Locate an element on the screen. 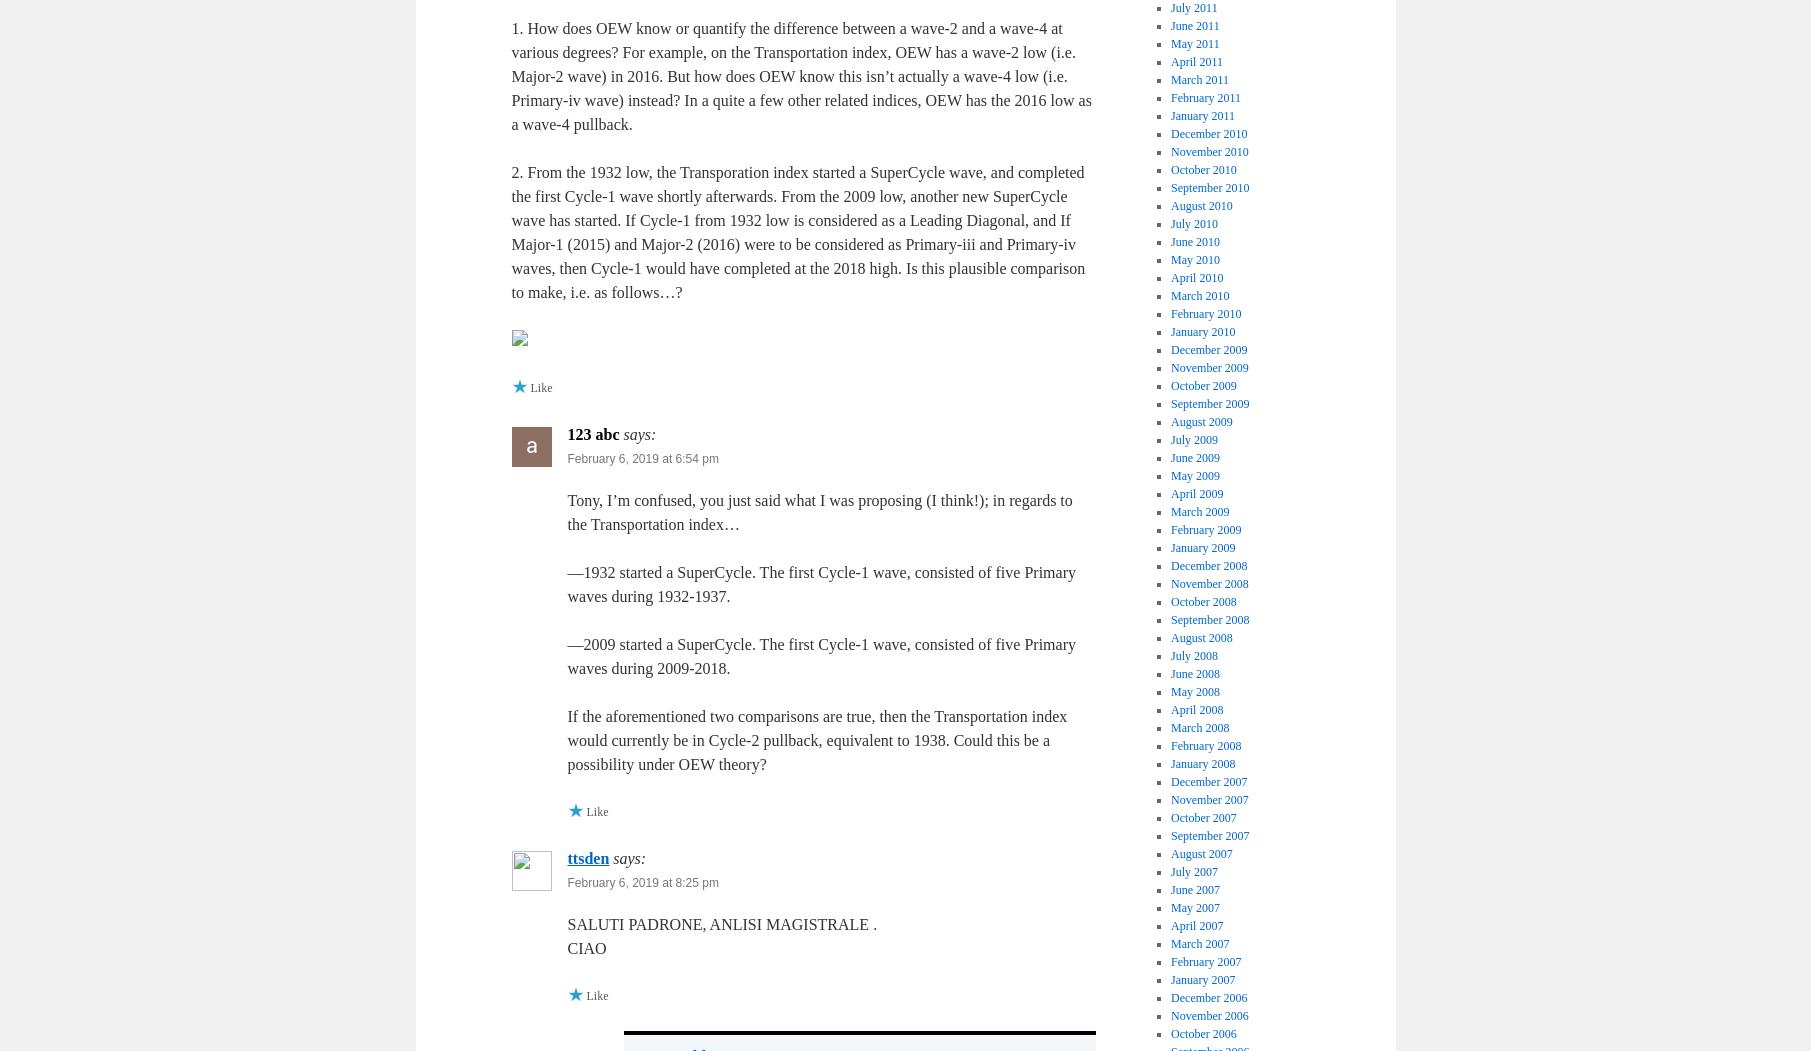  'October 2007' is located at coordinates (1202, 817).